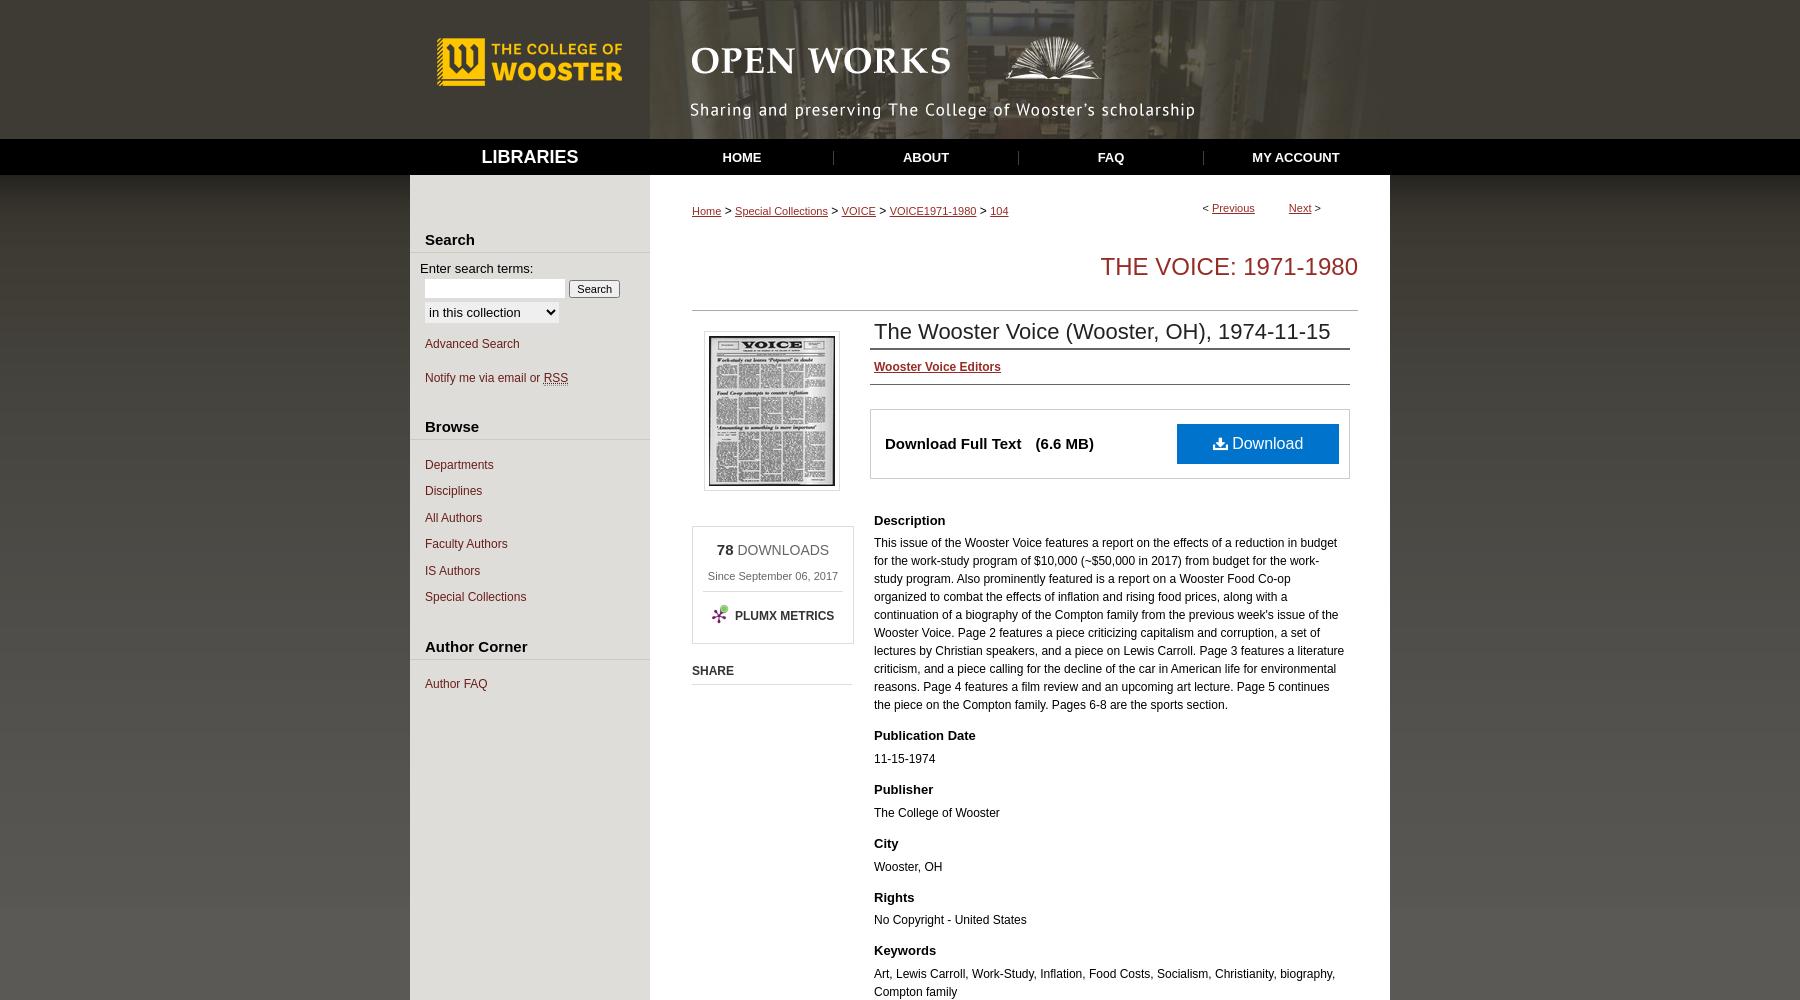 The height and width of the screenshot is (1000, 1800). I want to click on 'Home', so click(705, 210).